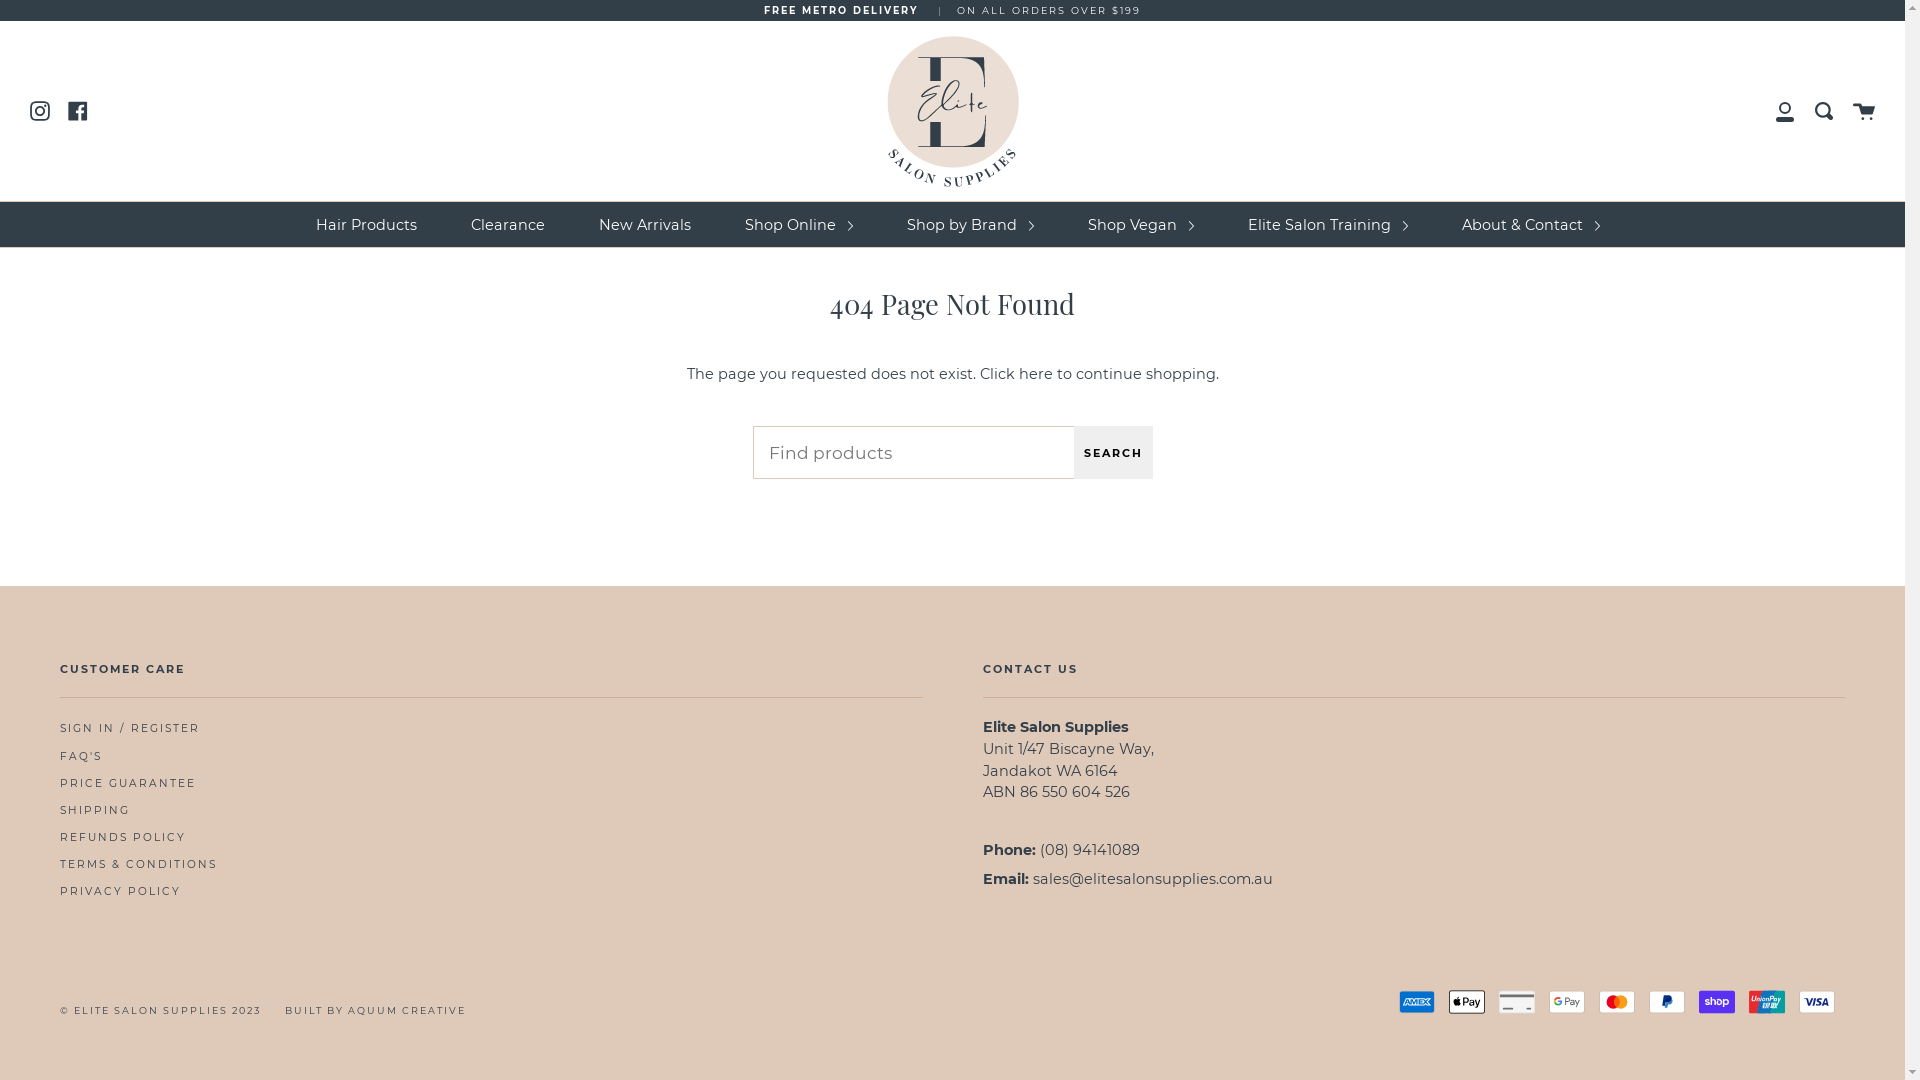  What do you see at coordinates (1862, 111) in the screenshot?
I see `'Cart'` at bounding box center [1862, 111].